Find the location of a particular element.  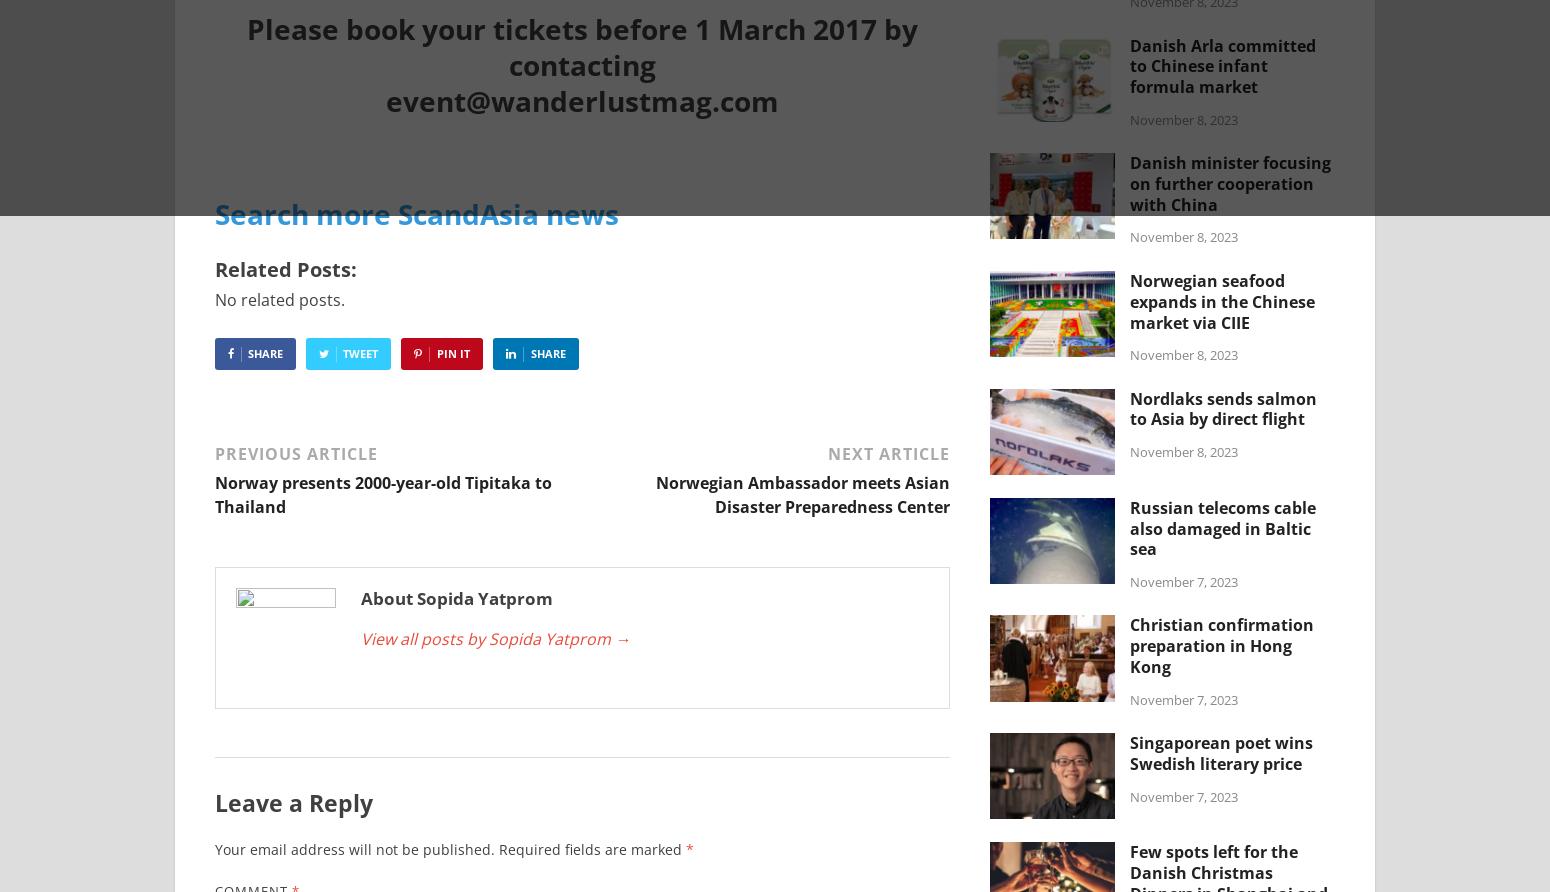

'event@wanderlustmag.com' is located at coordinates (582, 100).